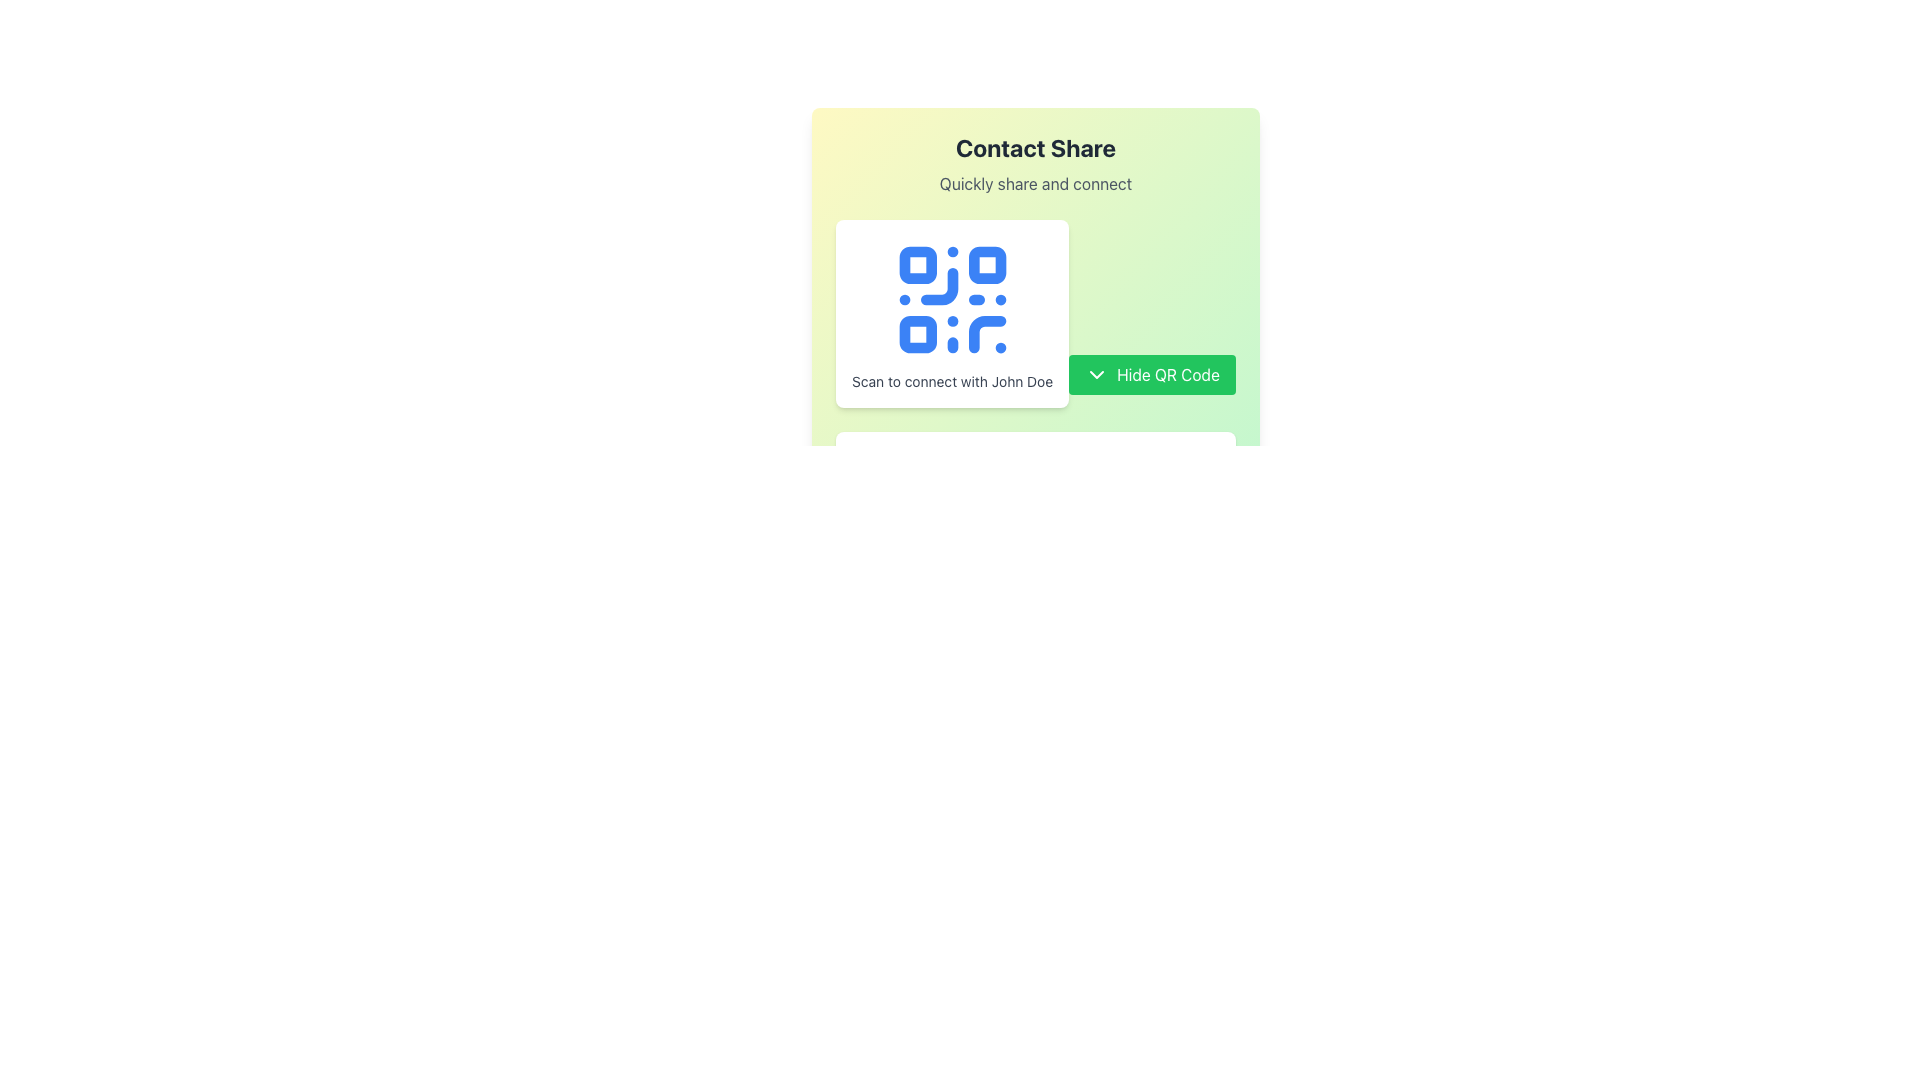 The image size is (1920, 1080). Describe the element at coordinates (951, 381) in the screenshot. I see `the static text element located within a white rectangular card at the bottom, centered horizontally, directly beneath a blue QR code icon` at that location.